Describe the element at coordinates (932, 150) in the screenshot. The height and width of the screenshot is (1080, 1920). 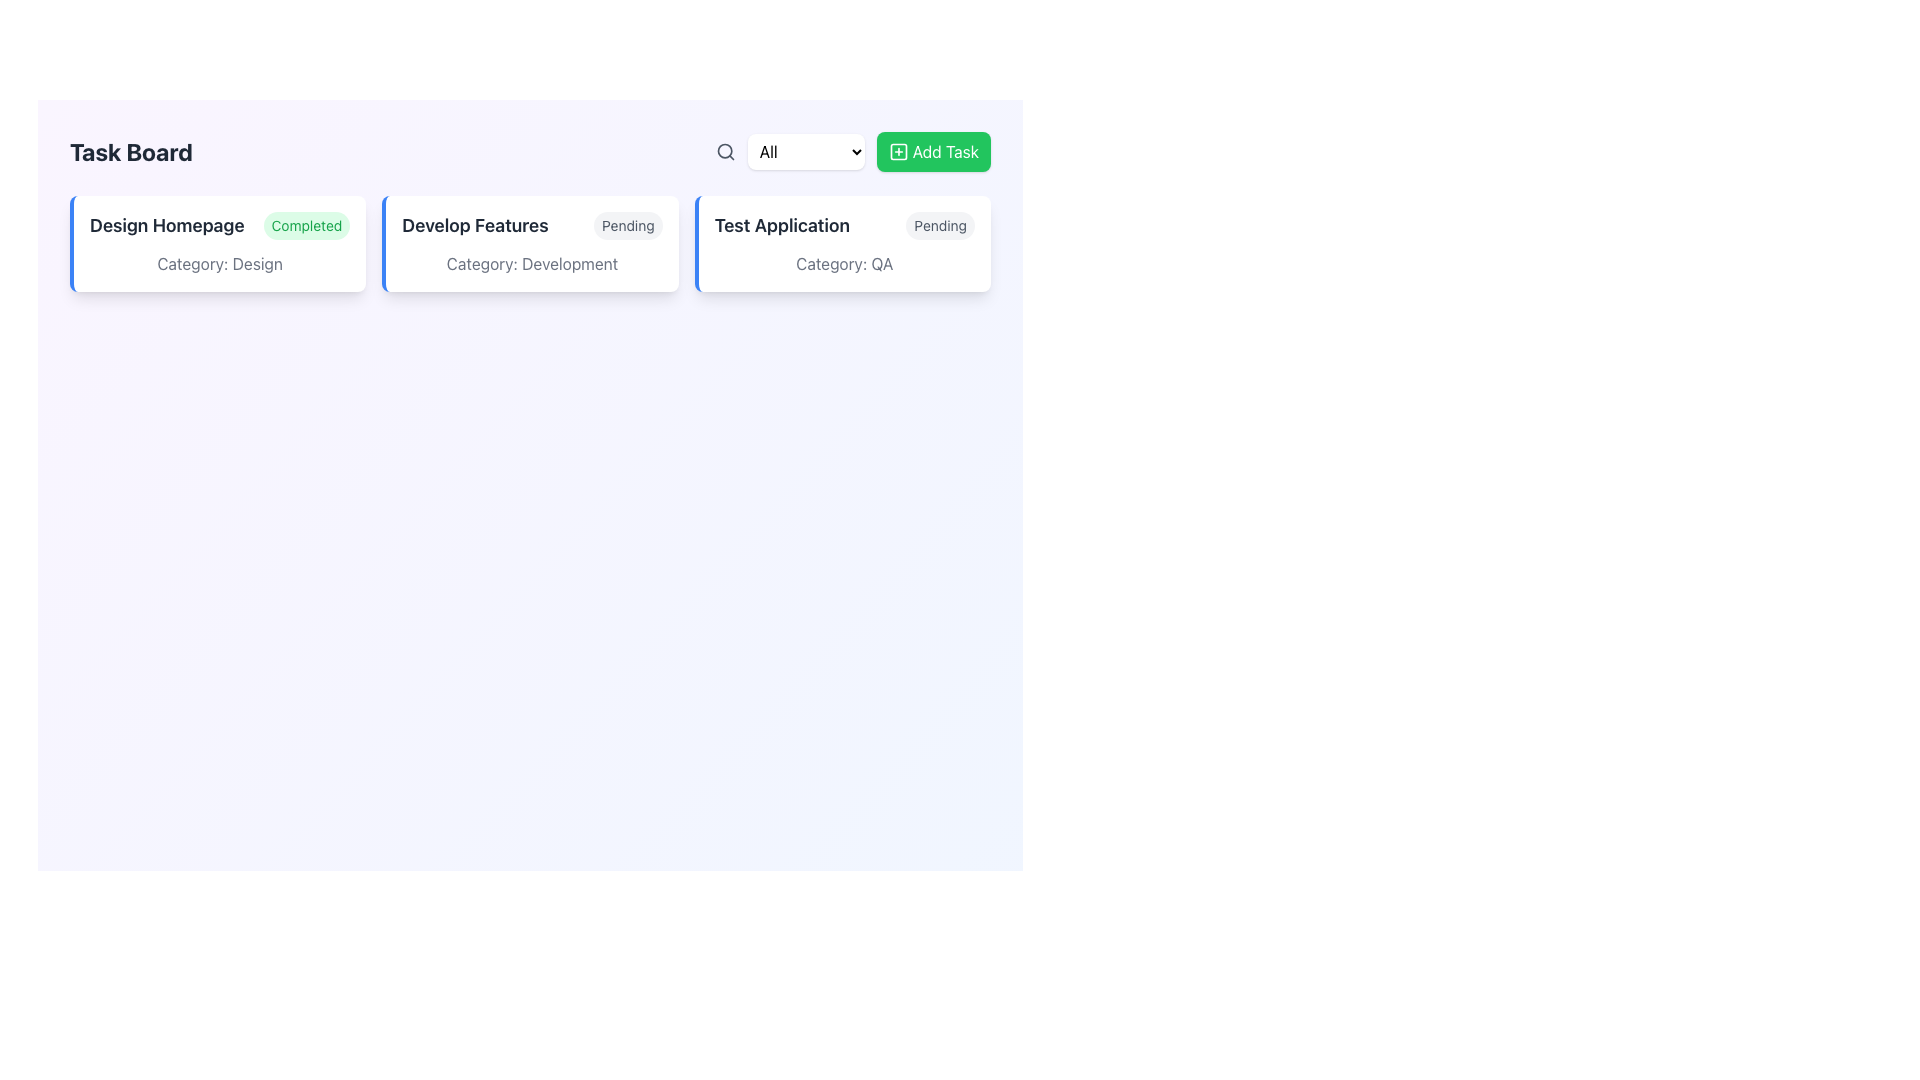
I see `the green 'Add Task' button located at the top-right corner of the interface to change its background color to a darker green` at that location.